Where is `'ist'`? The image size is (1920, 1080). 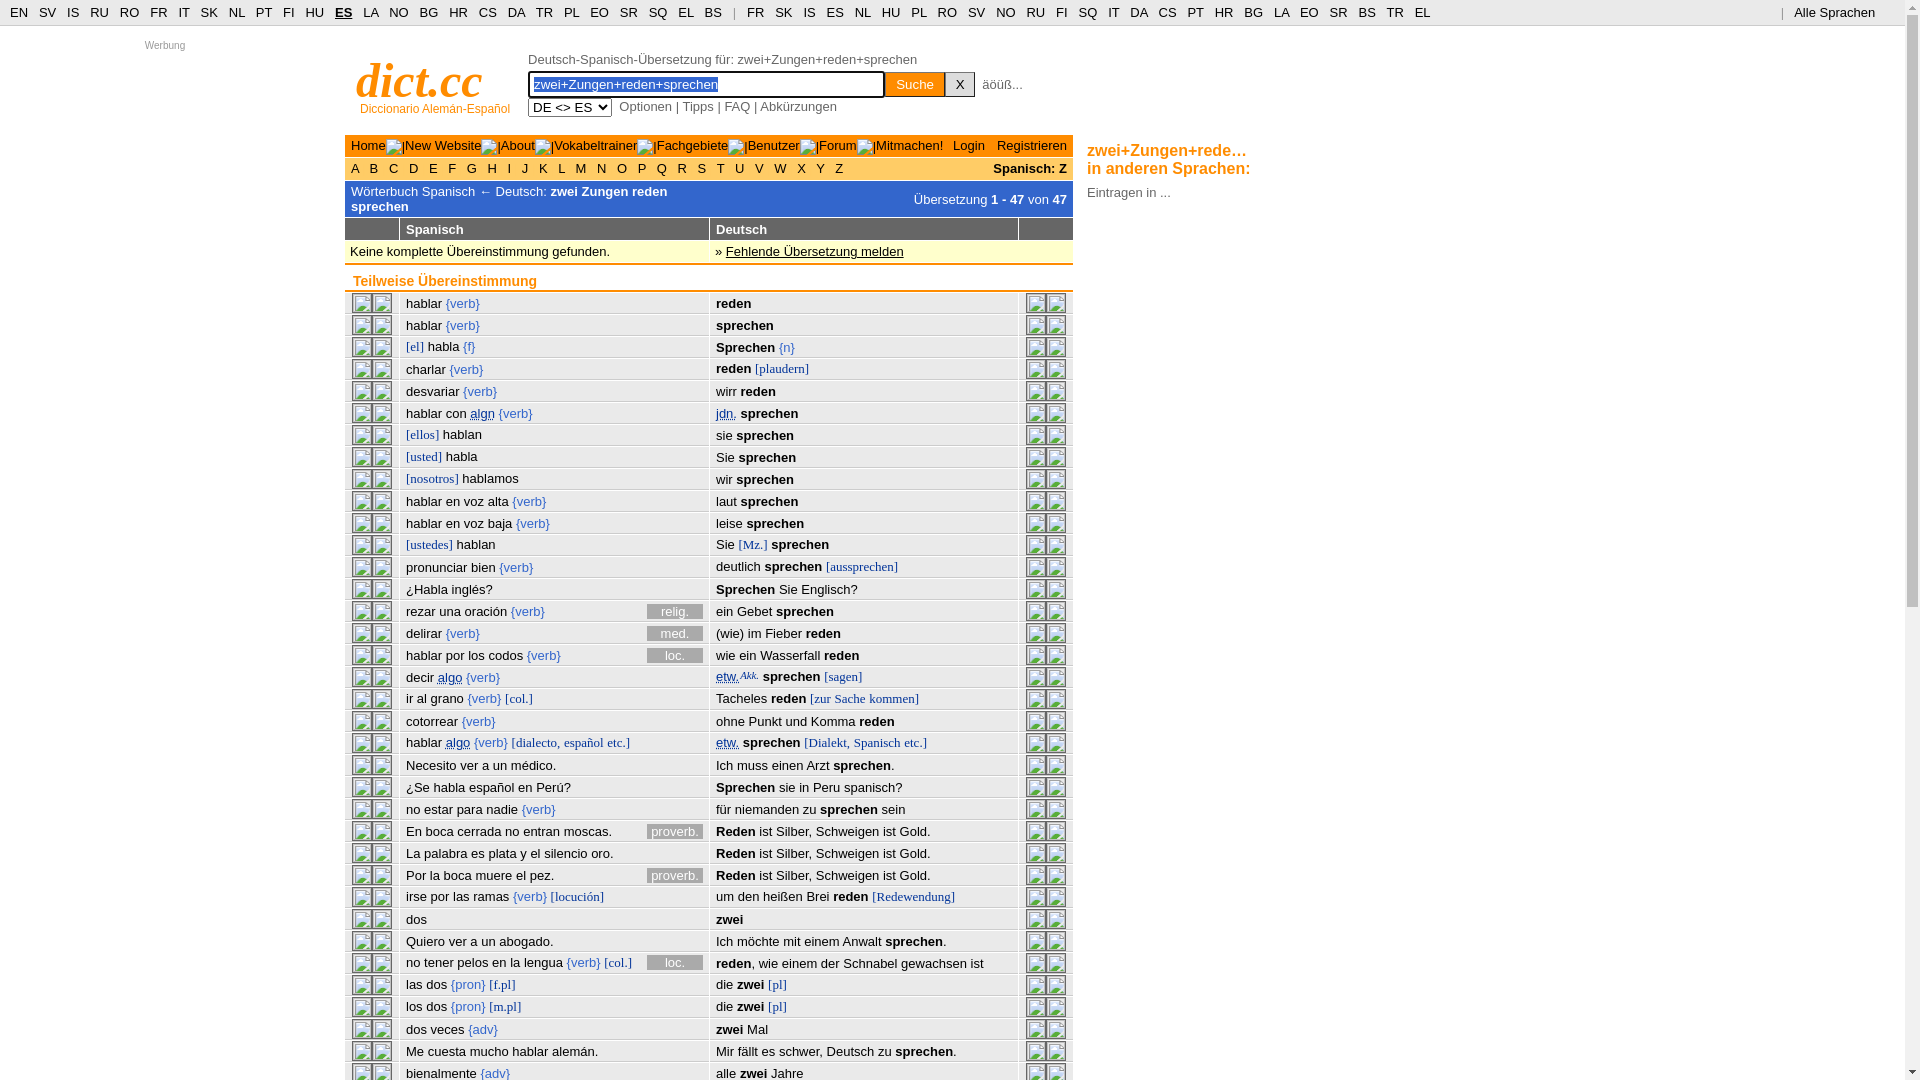
'ist' is located at coordinates (888, 874).